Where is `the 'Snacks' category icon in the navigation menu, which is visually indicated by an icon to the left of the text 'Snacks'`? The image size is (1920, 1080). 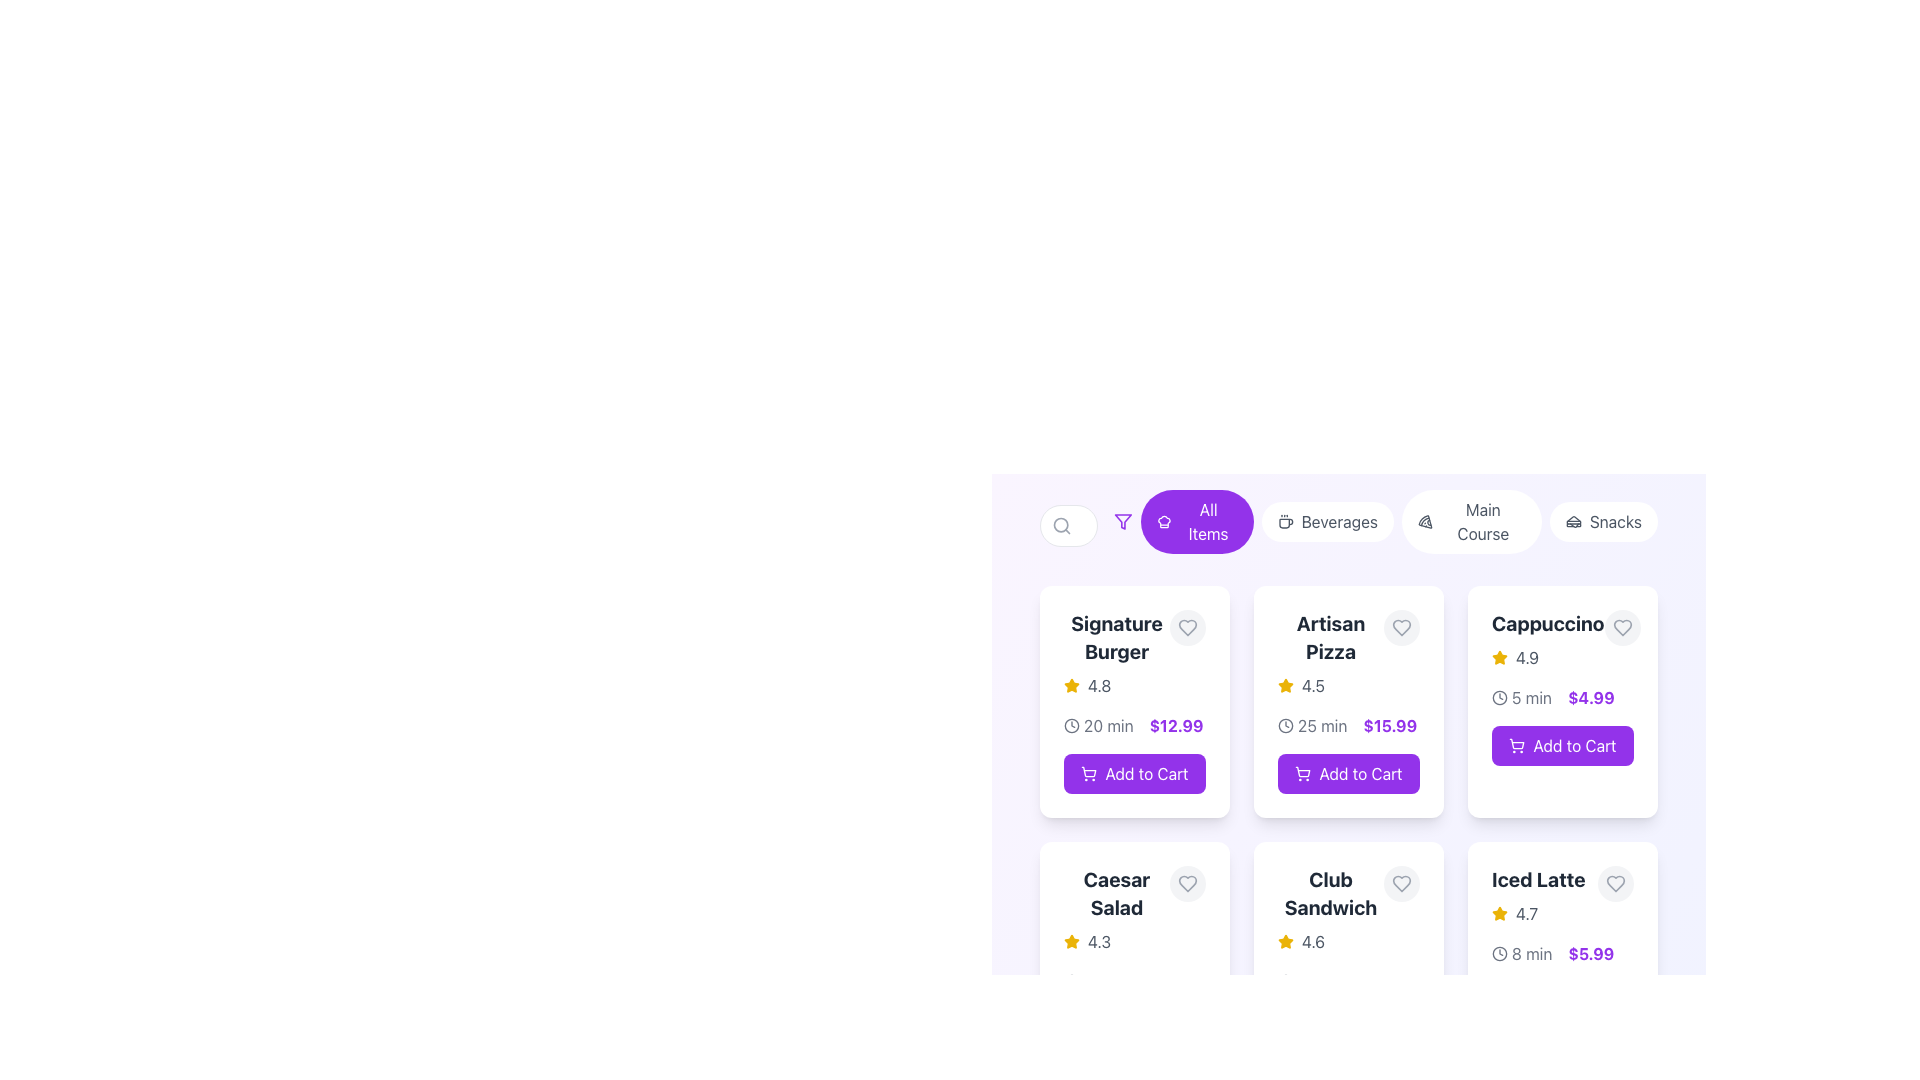 the 'Snacks' category icon in the navigation menu, which is visually indicated by an icon to the left of the text 'Snacks' is located at coordinates (1572, 520).